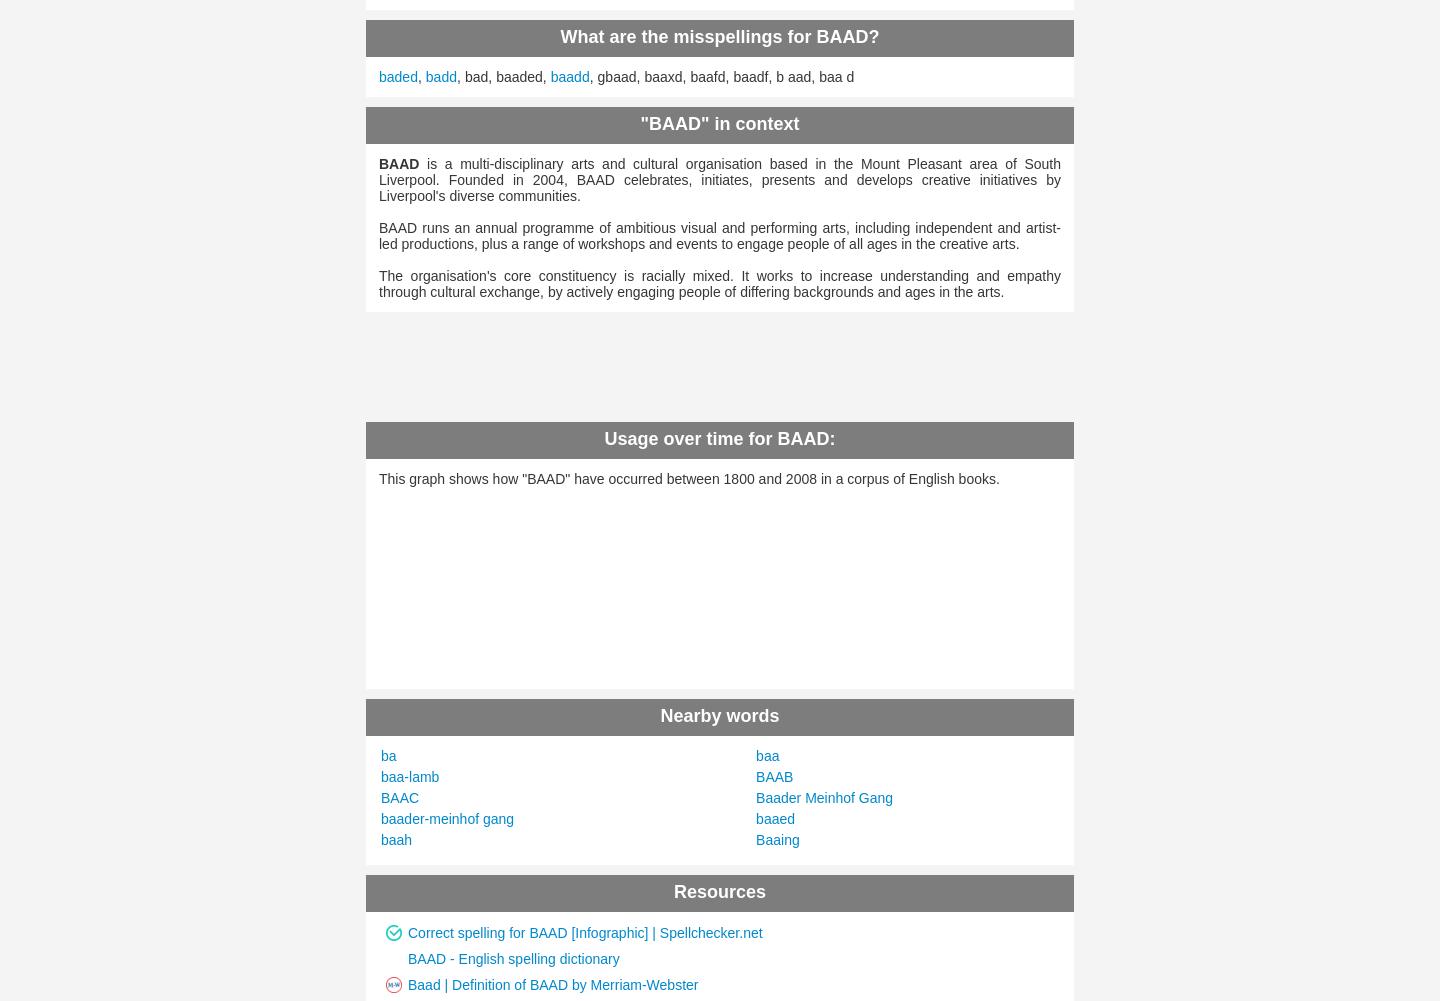 The width and height of the screenshot is (1440, 1001). I want to click on 'The organisation's core constituency is racially mixed. It works to increase understanding and empathy through cultural exchange, by actively engaging people of differing backgrounds and ages in the arts.', so click(720, 282).